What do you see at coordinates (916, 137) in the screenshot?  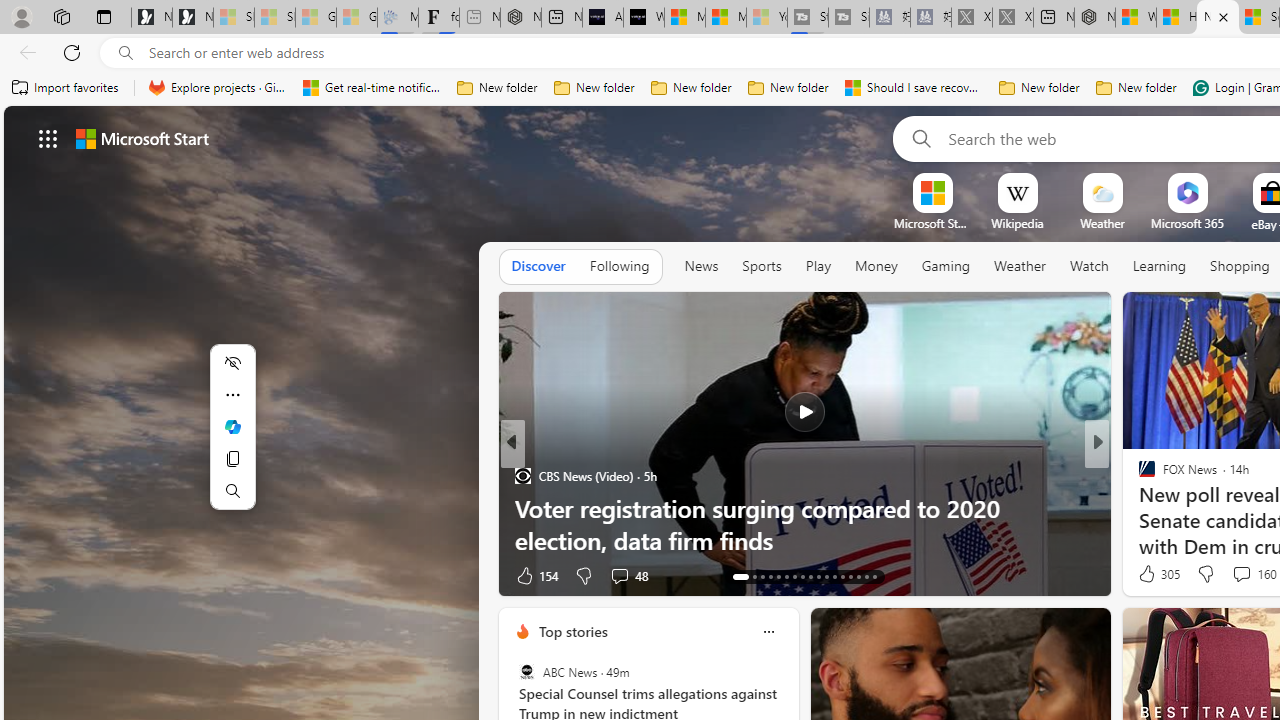 I see `'Search'` at bounding box center [916, 137].